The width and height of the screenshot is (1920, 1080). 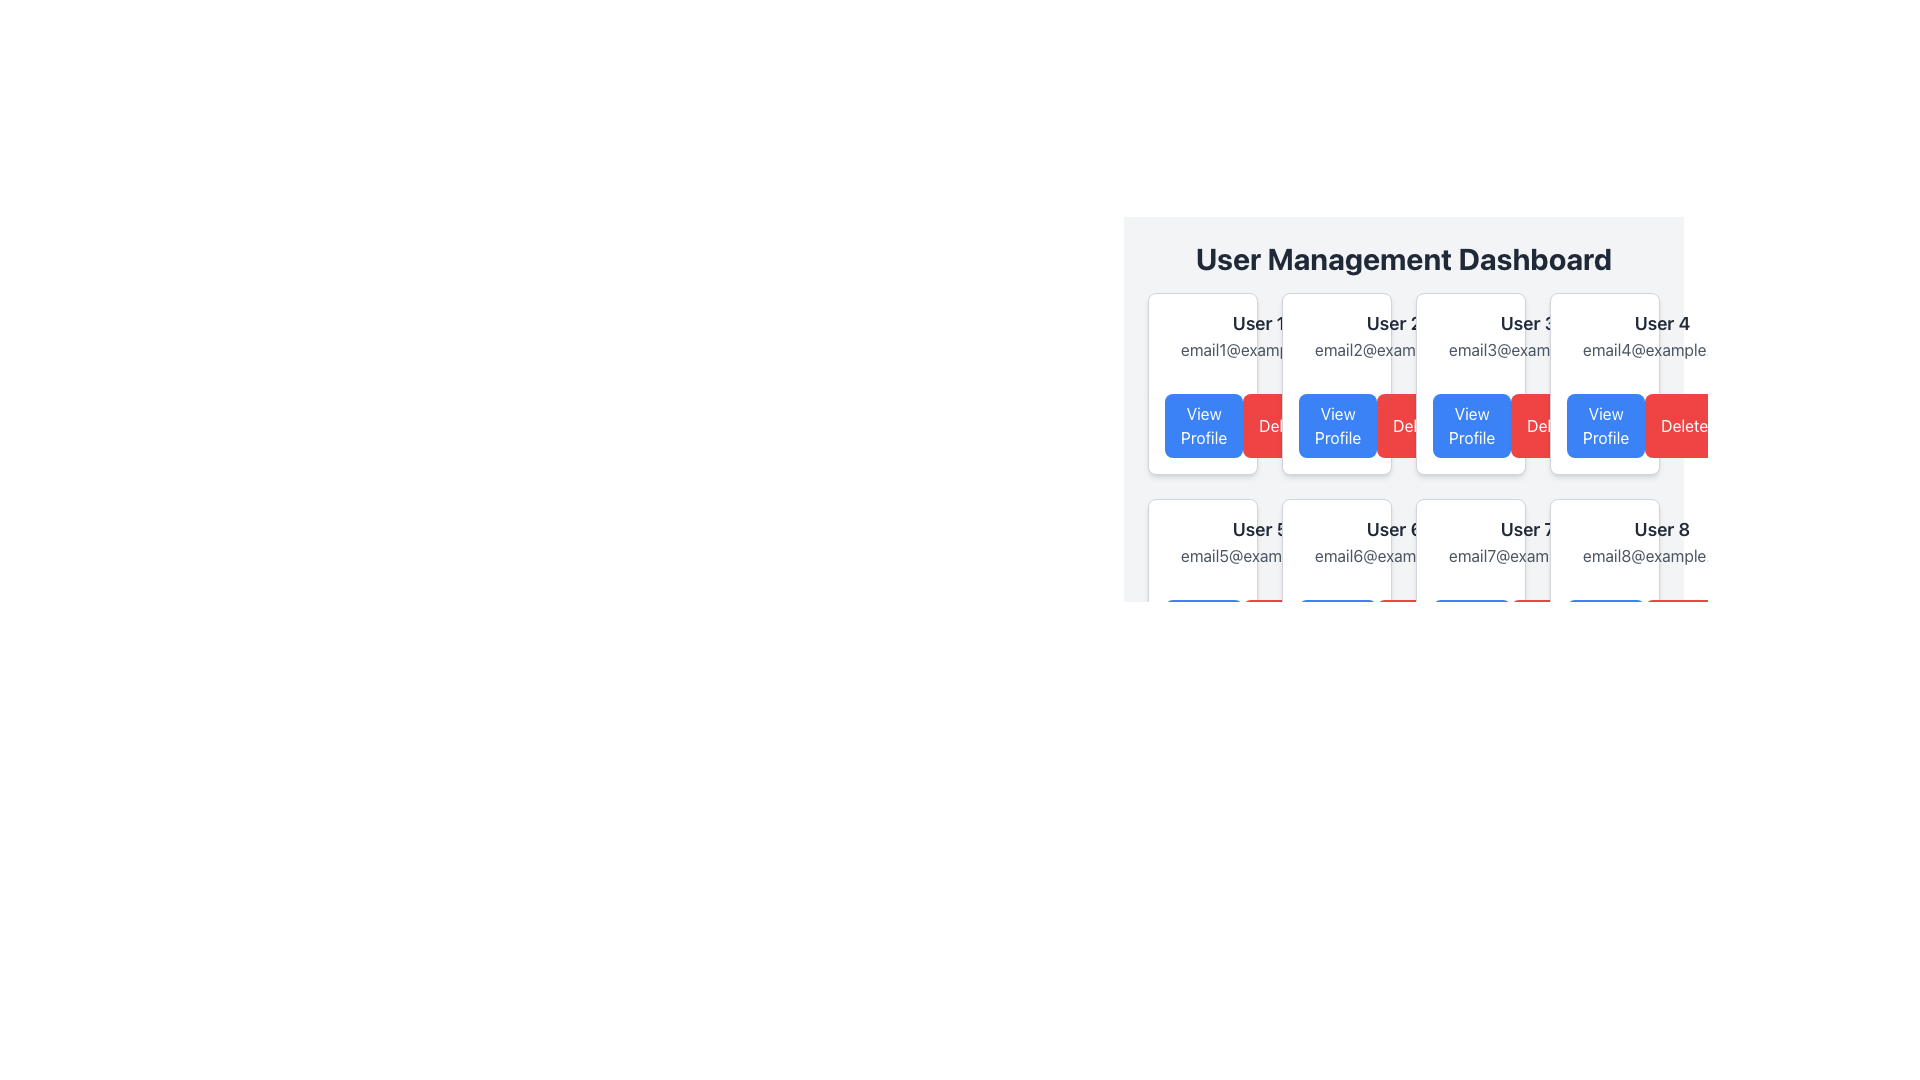 What do you see at coordinates (1393, 323) in the screenshot?
I see `the user name text label located in the upper-left corner of the user information card` at bounding box center [1393, 323].